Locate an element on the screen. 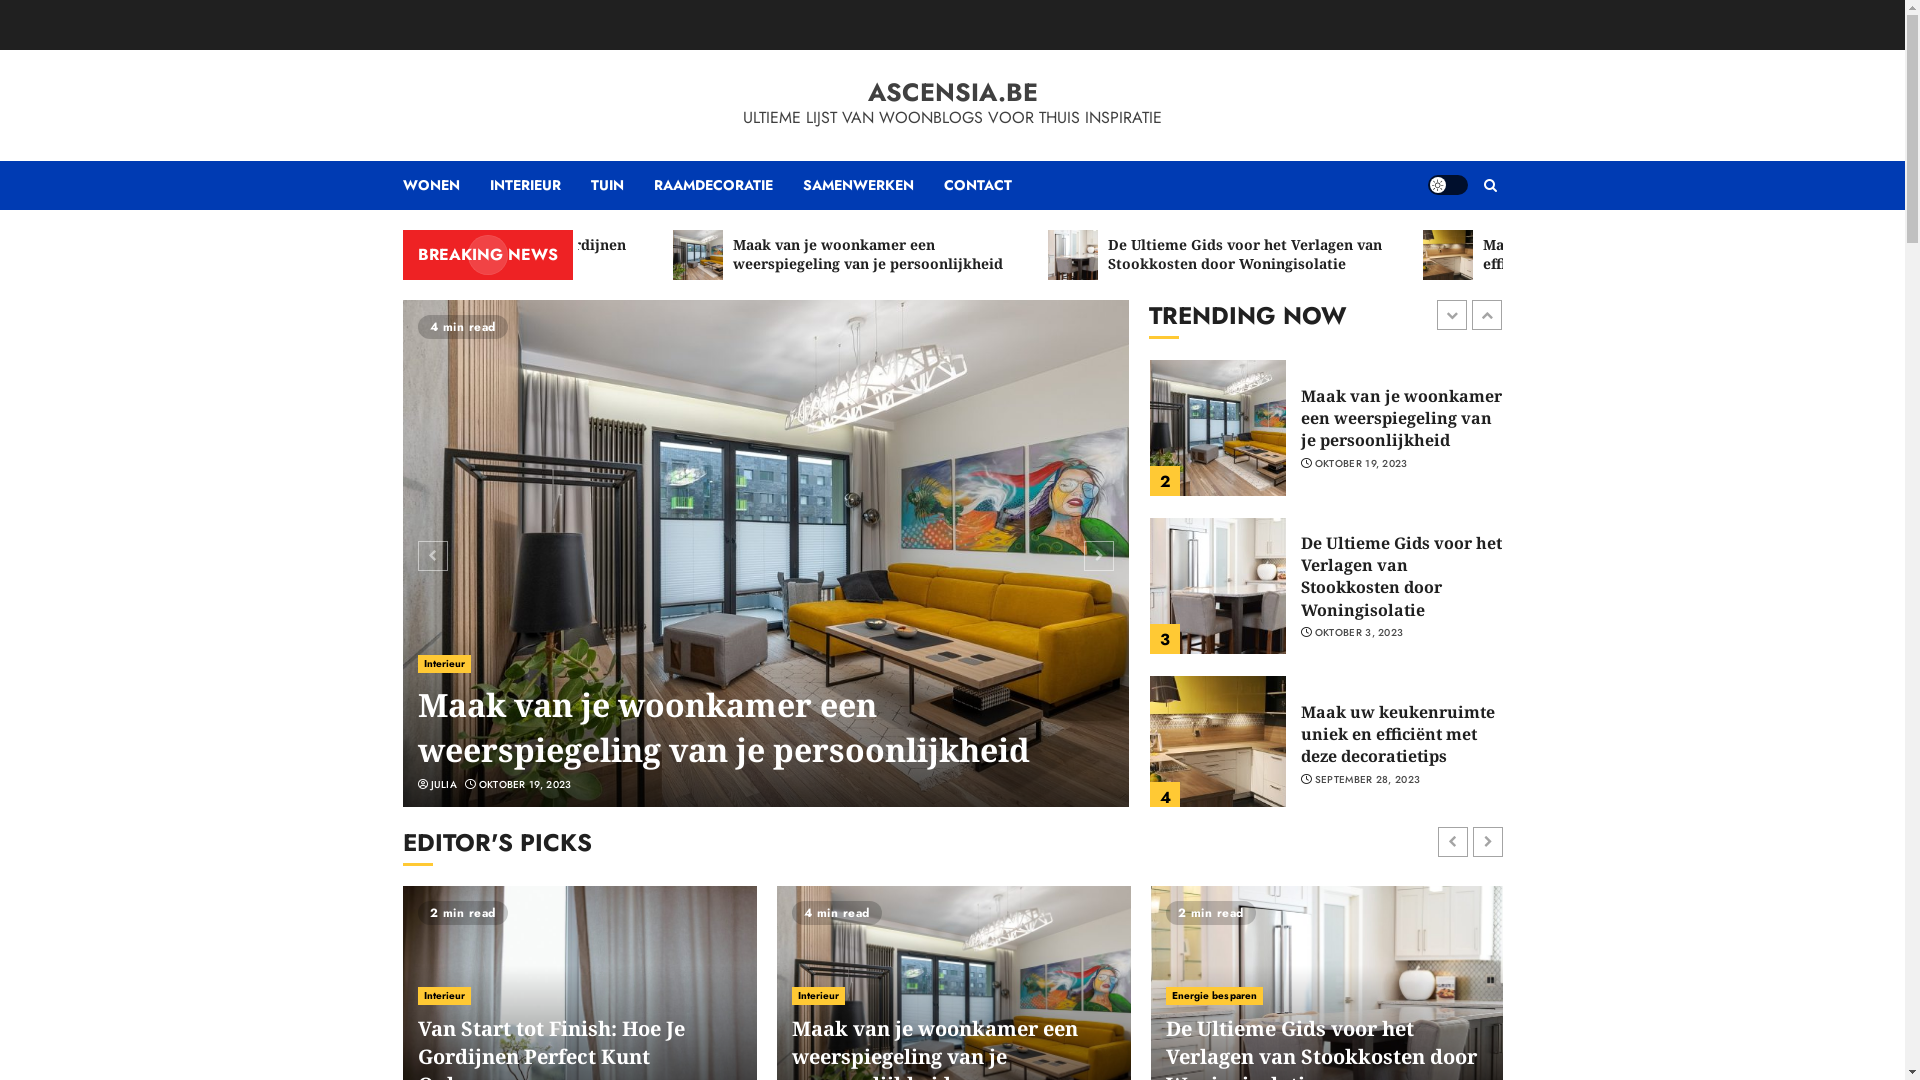 This screenshot has width=1920, height=1080. 'RAAMDECORATIE' is located at coordinates (727, 185).